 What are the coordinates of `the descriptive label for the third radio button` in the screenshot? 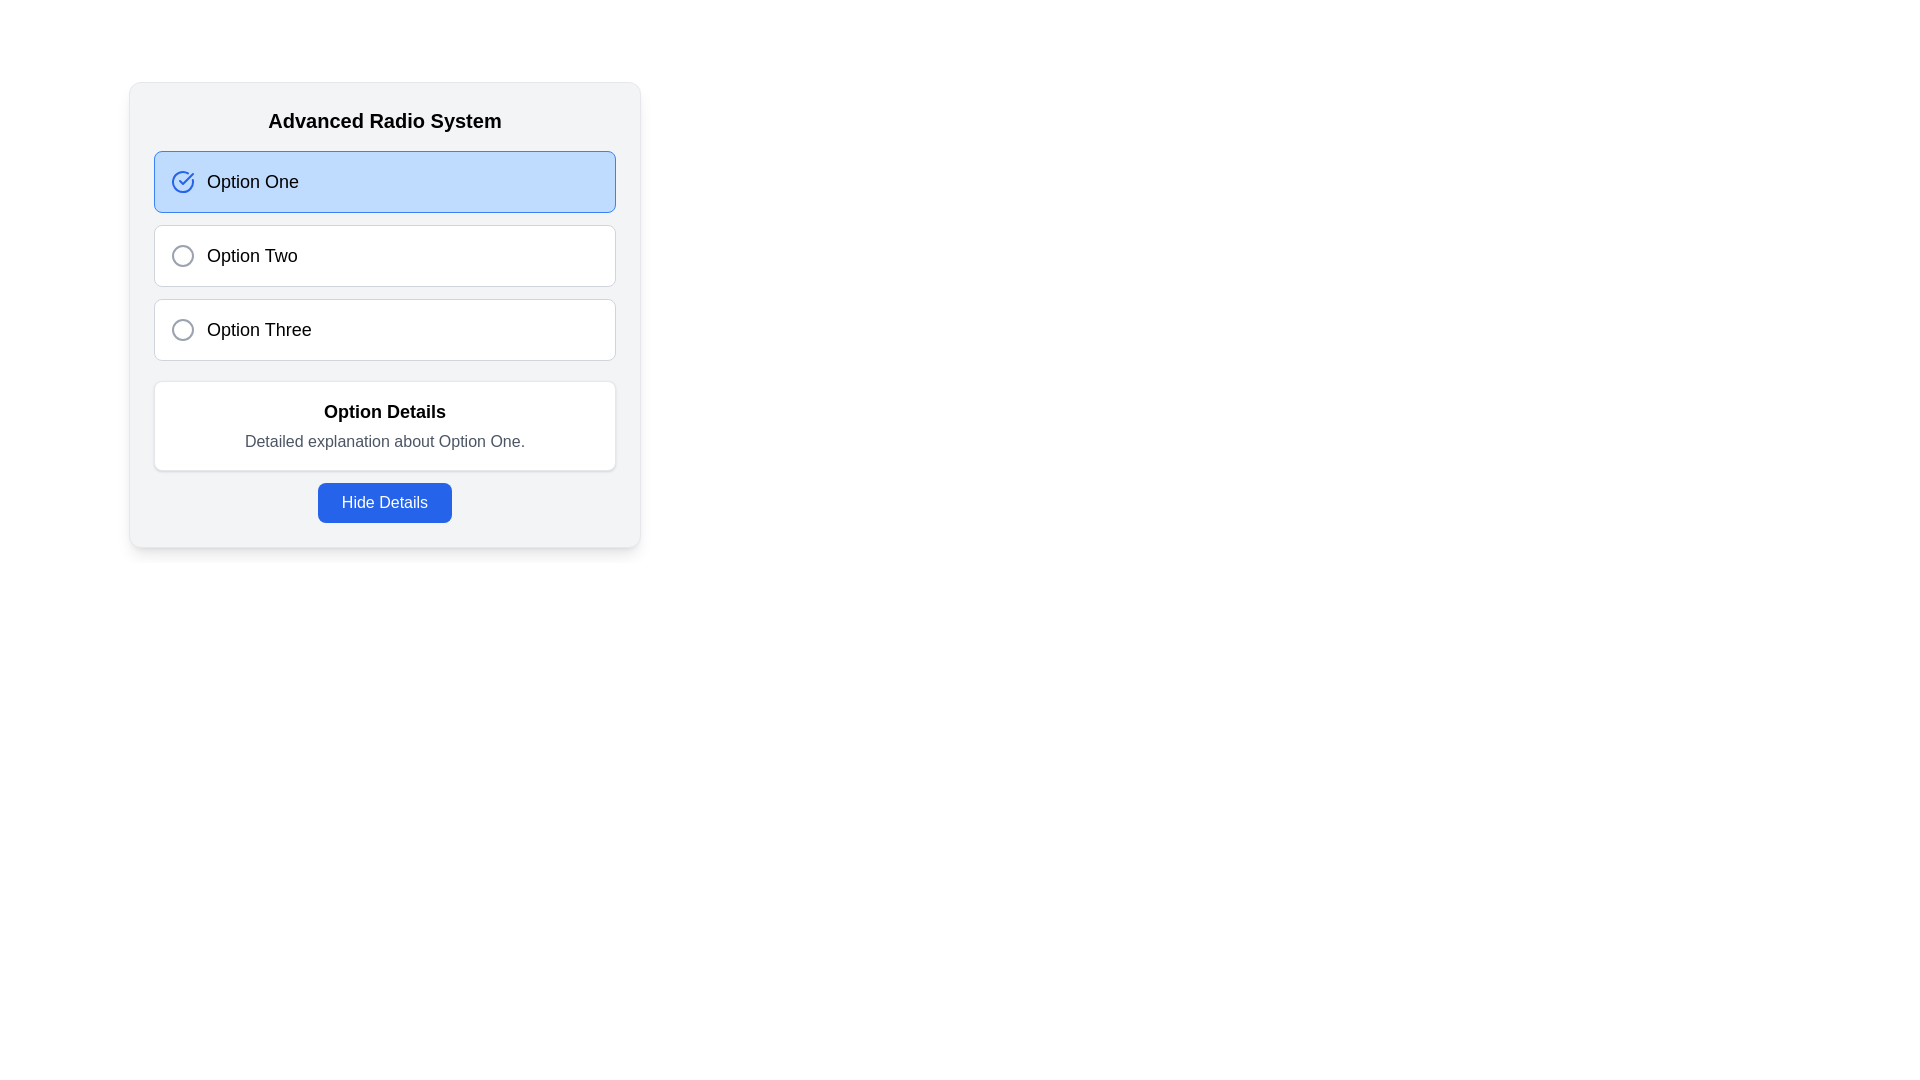 It's located at (258, 329).